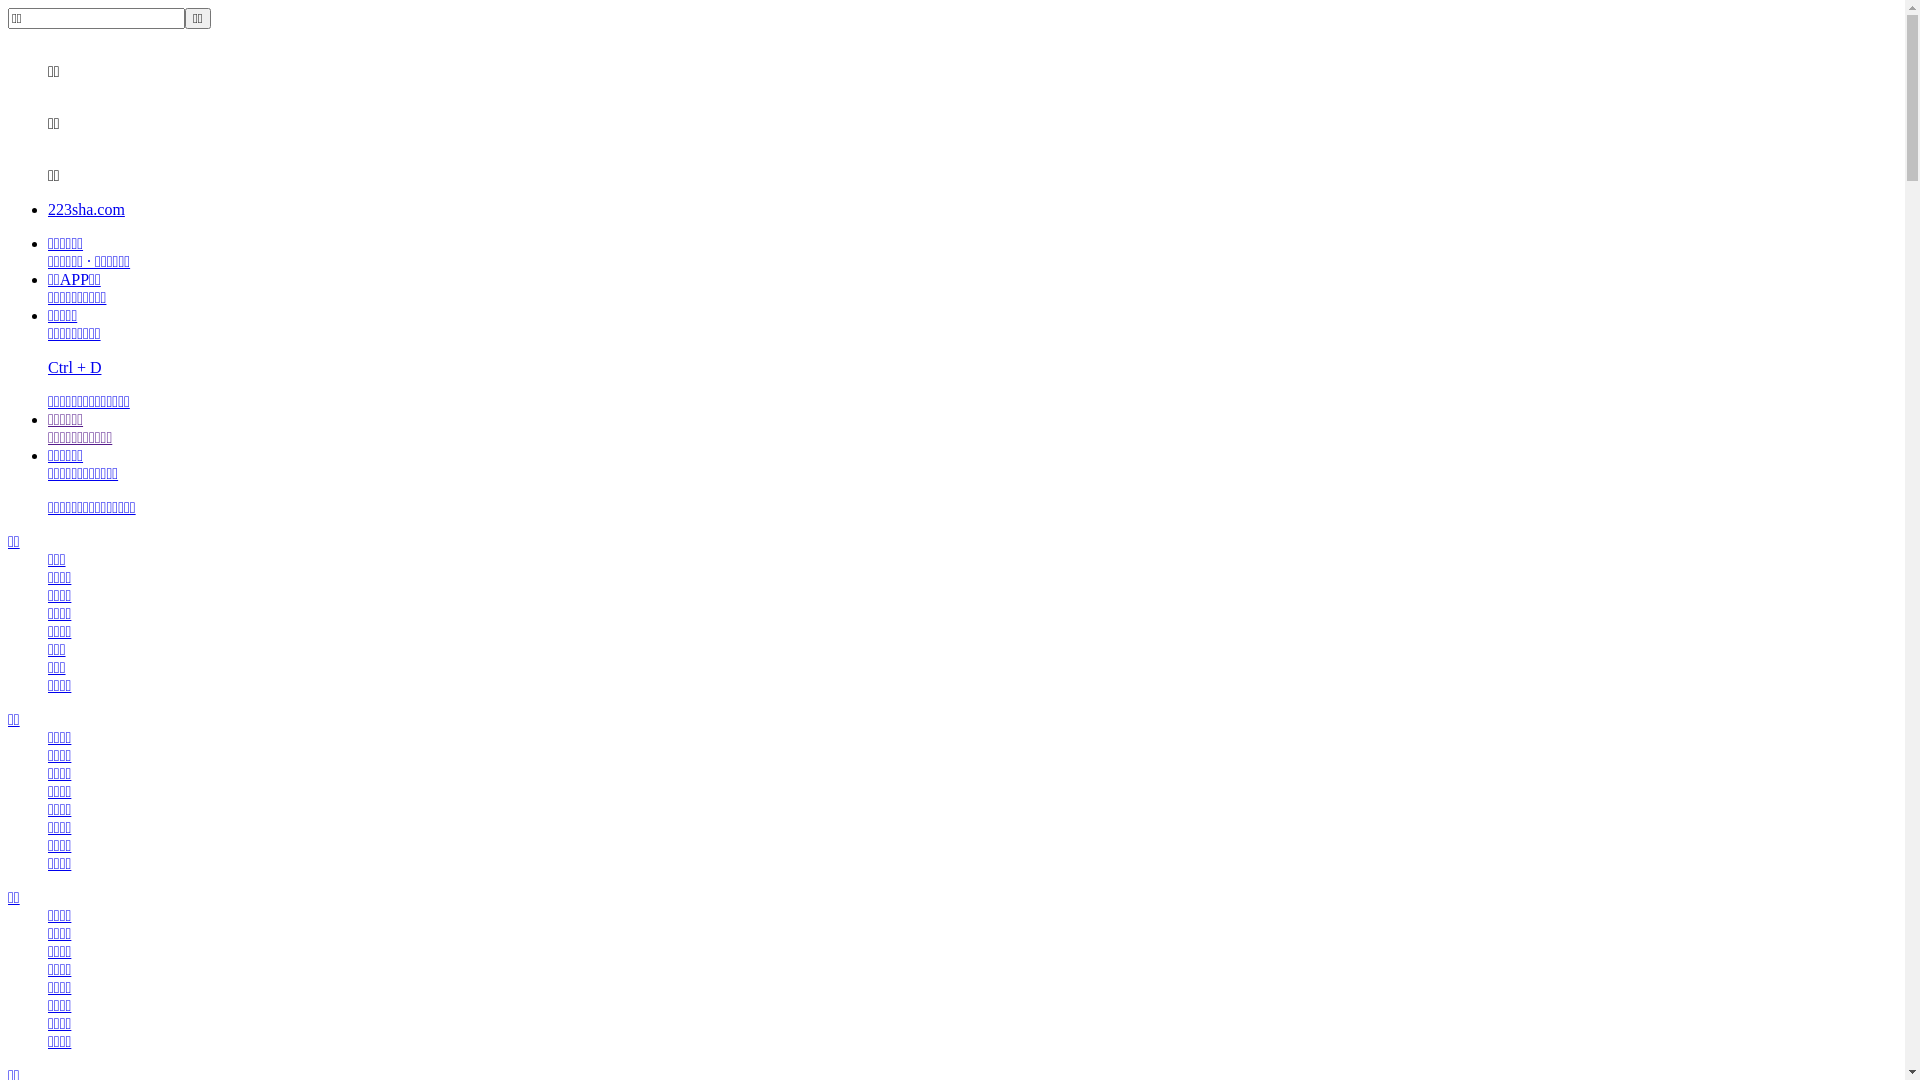  Describe the element at coordinates (85, 209) in the screenshot. I see `'223sha.com'` at that location.